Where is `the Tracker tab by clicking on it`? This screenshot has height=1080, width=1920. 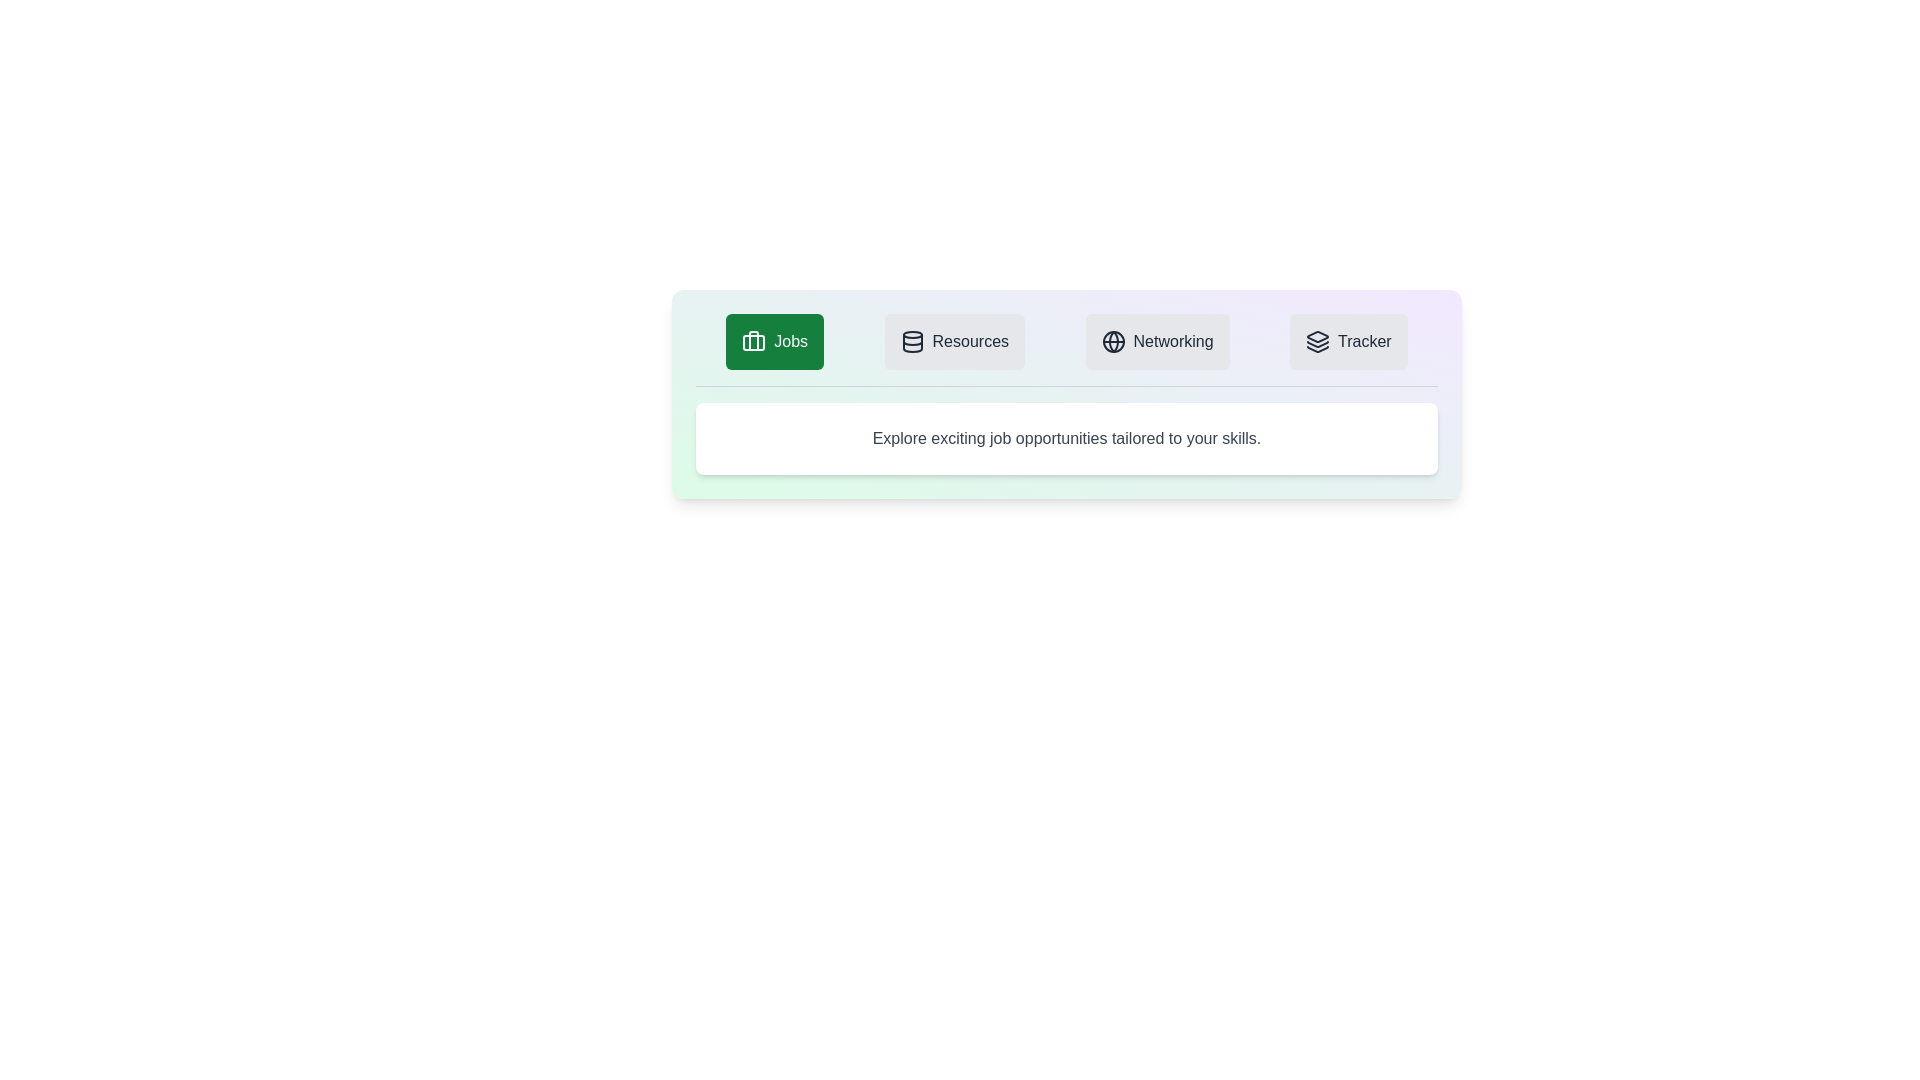
the Tracker tab by clicking on it is located at coordinates (1348, 341).